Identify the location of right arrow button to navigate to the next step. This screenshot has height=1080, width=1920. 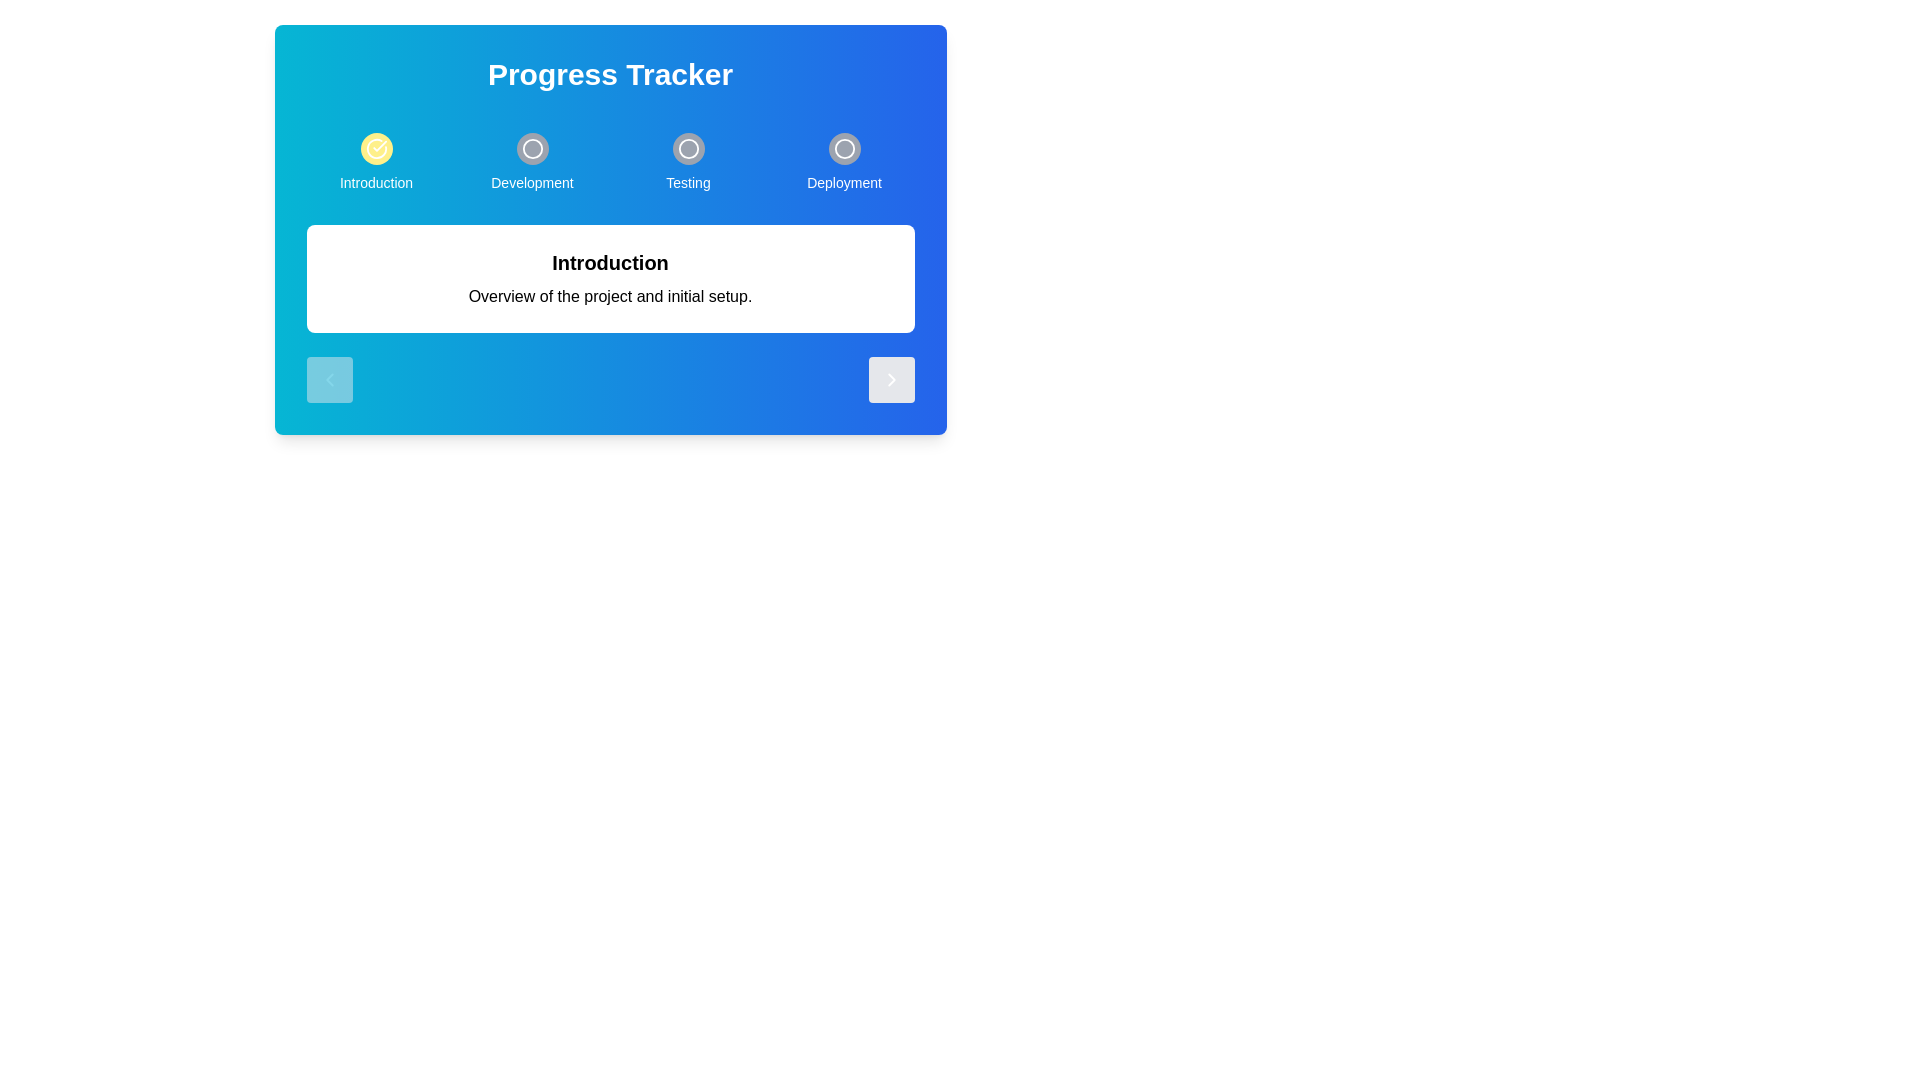
(890, 380).